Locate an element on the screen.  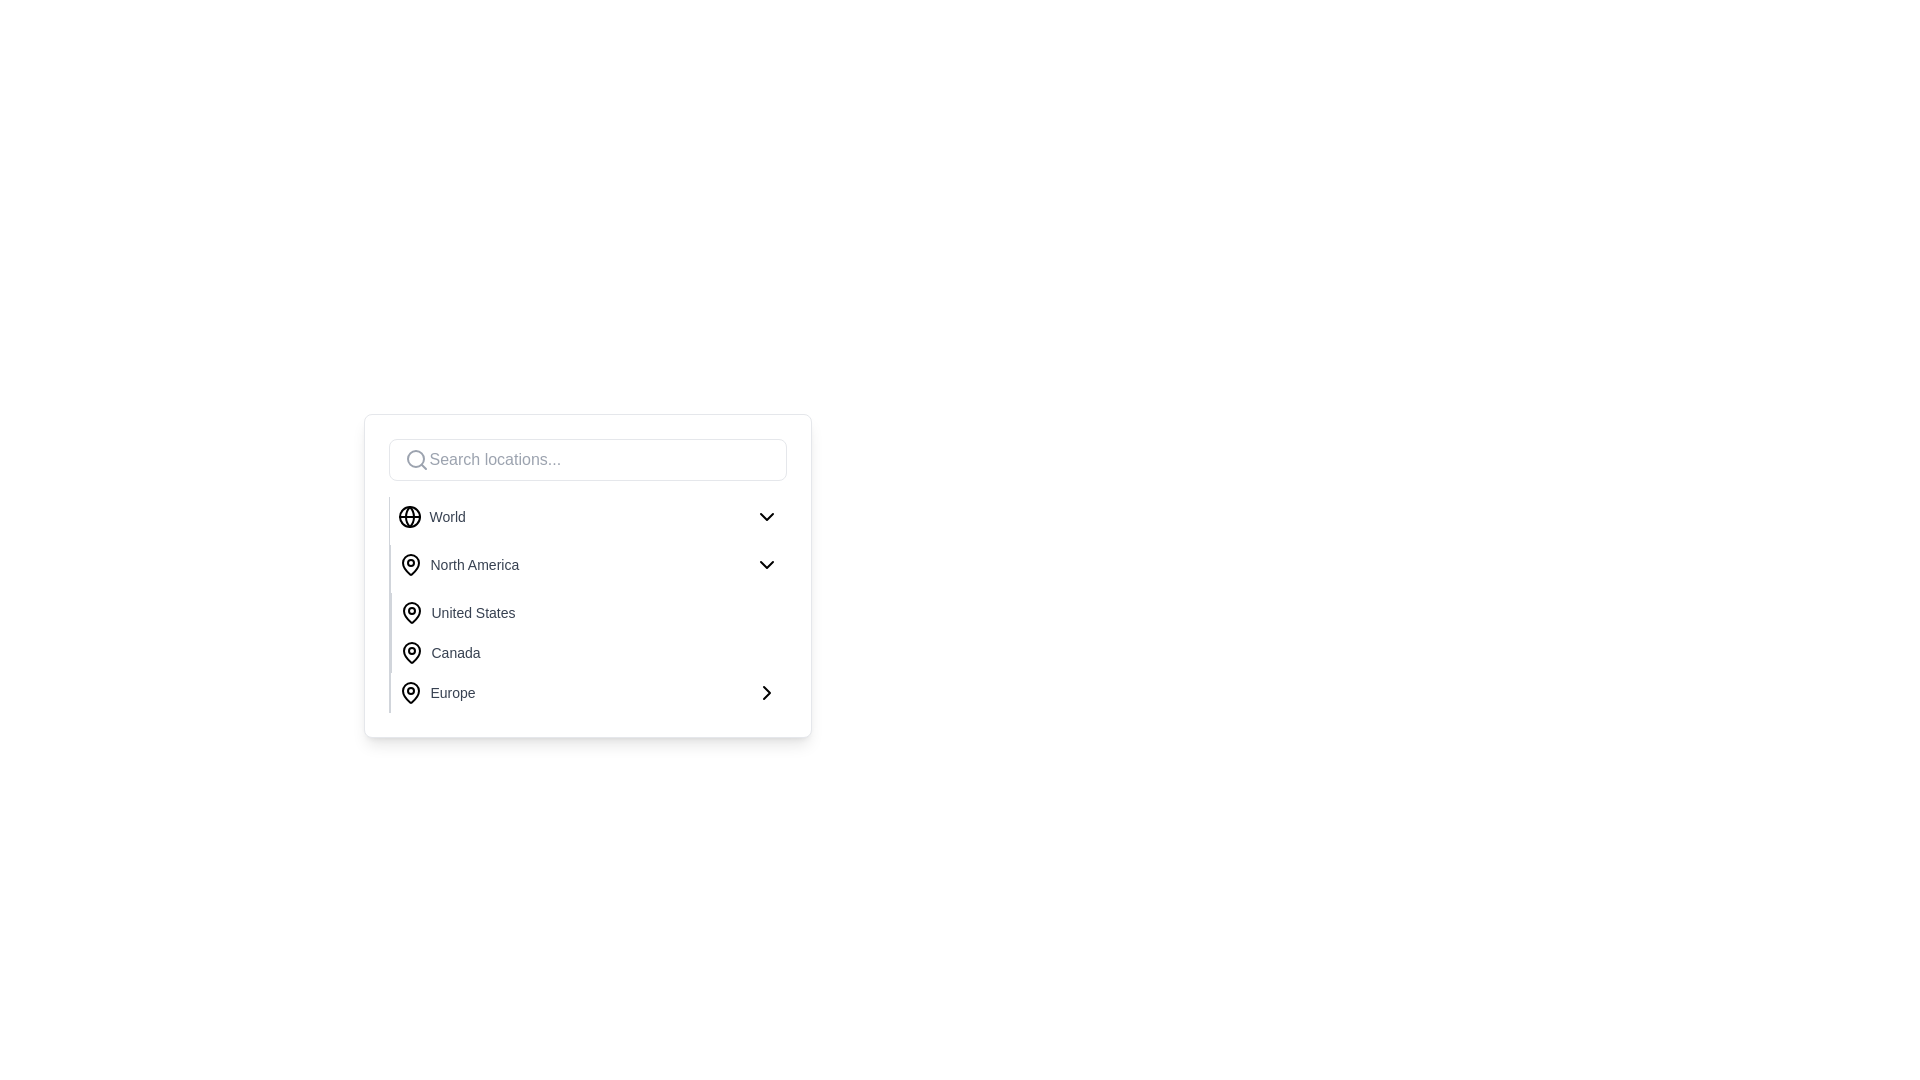
the text label displaying 'North America', which is styled in a medium-weight gray font and is the second item in a vertical list associated with a map pin icon is located at coordinates (473, 564).